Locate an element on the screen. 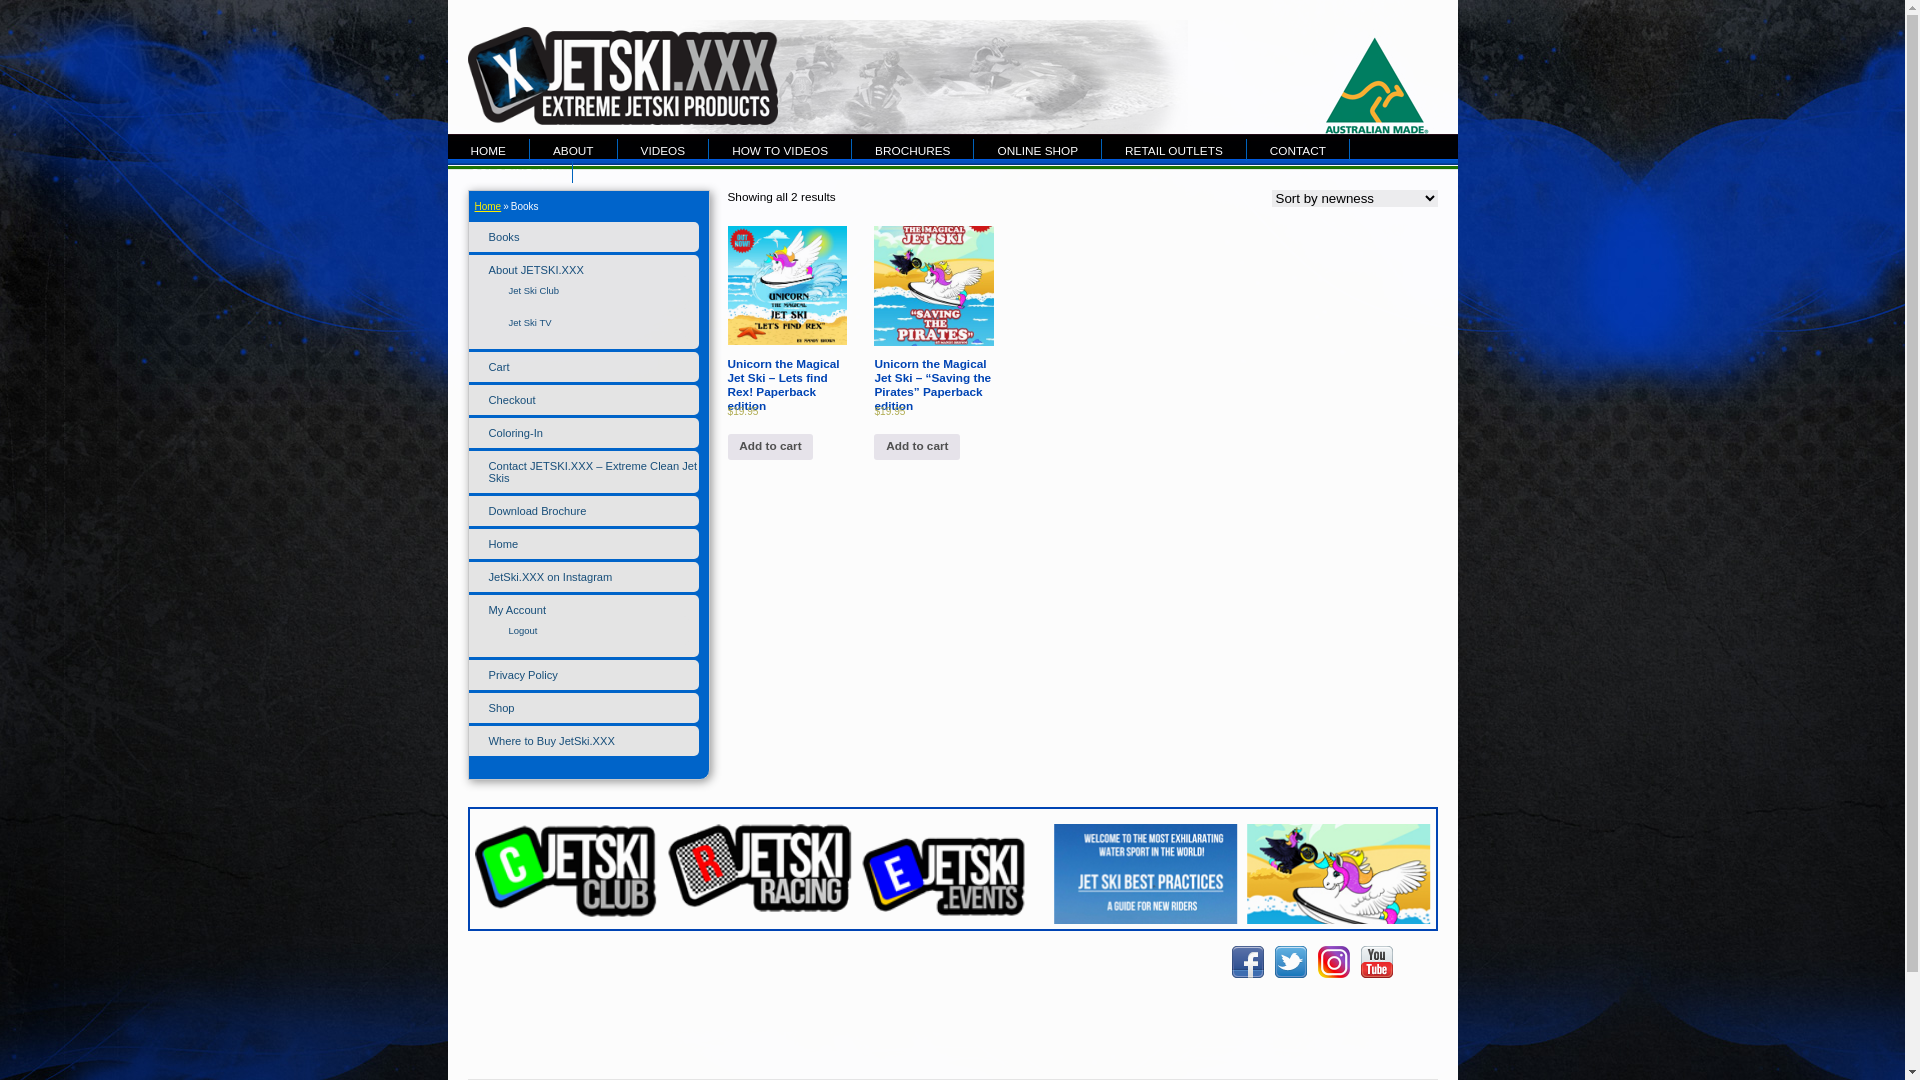 Image resolution: width=1920 pixels, height=1080 pixels. 'JetSki.XXX on Instagram' is located at coordinates (550, 577).